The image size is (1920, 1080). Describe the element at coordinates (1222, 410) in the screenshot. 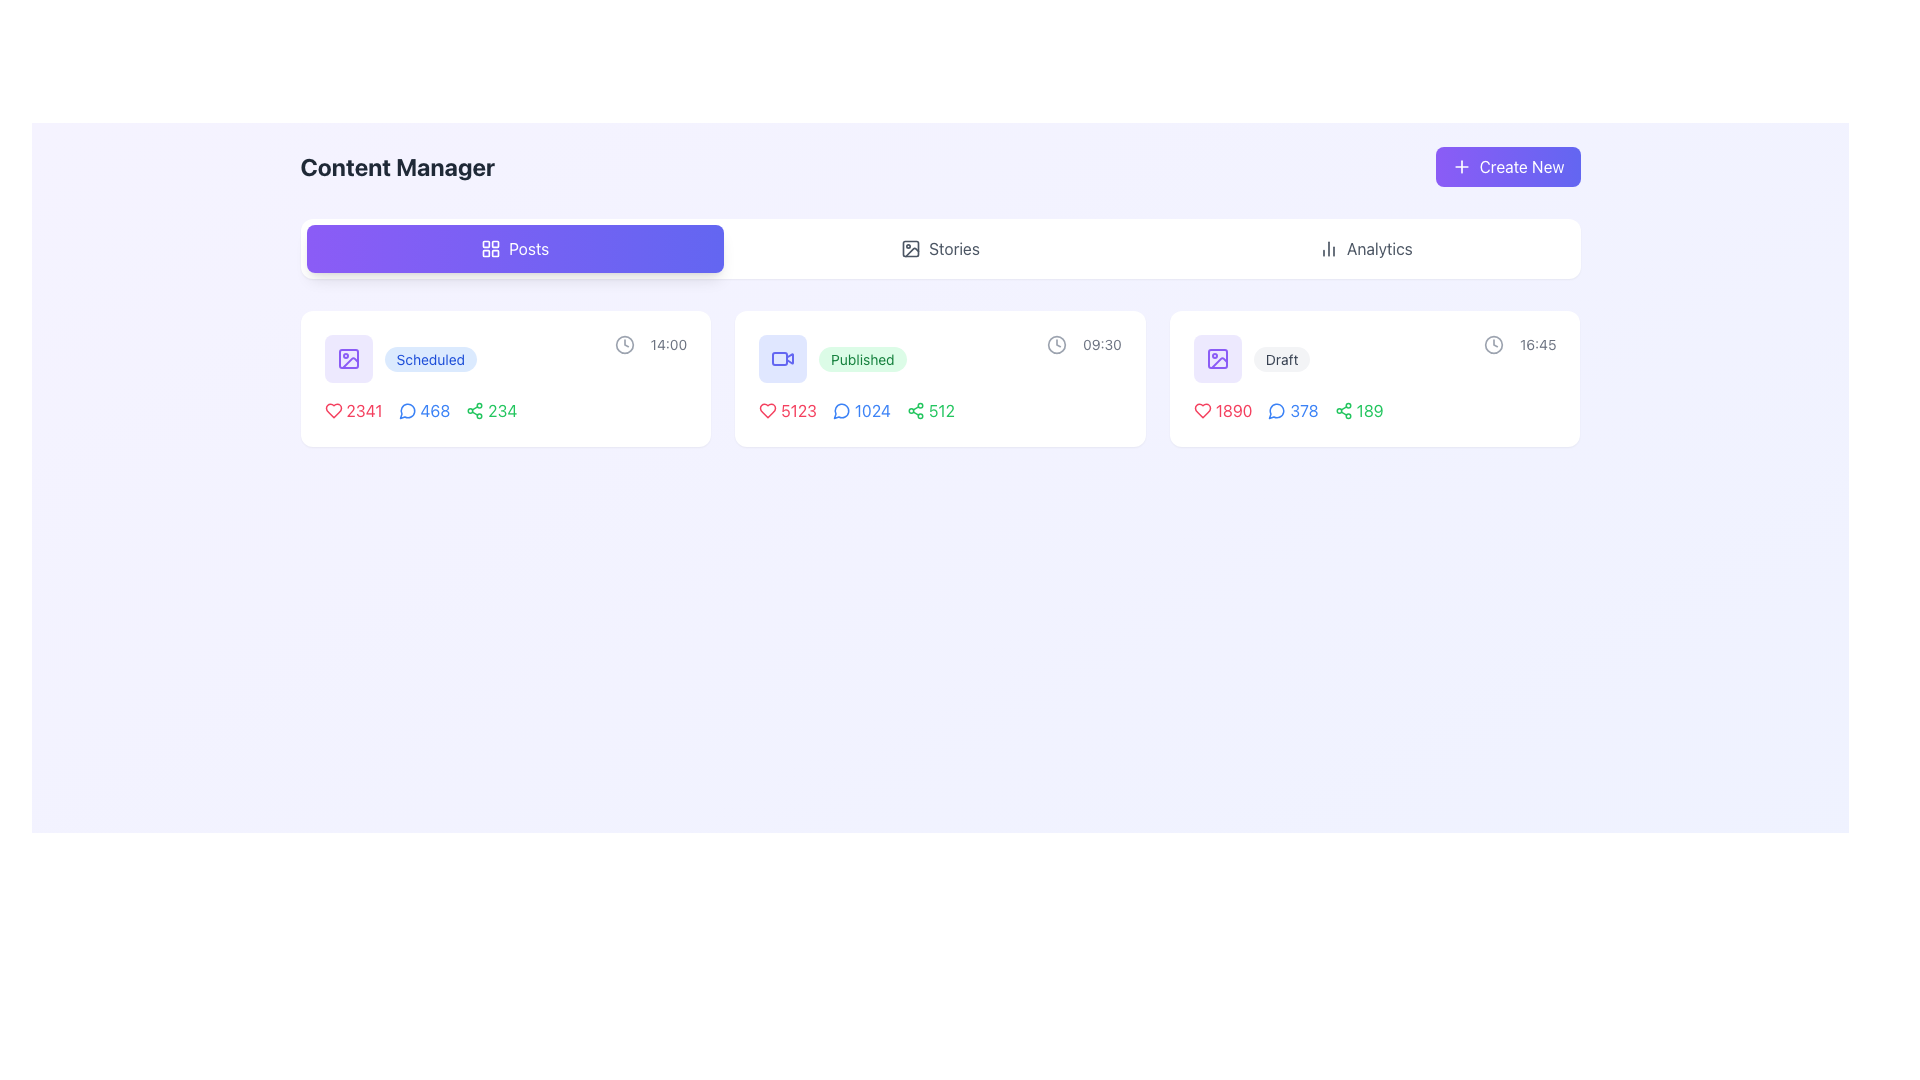

I see `the Text with heart icon representing the count of likes or reactions located in the lower row of the card labeled 'Draft', positioned towards the bottom-left area of the card` at that location.